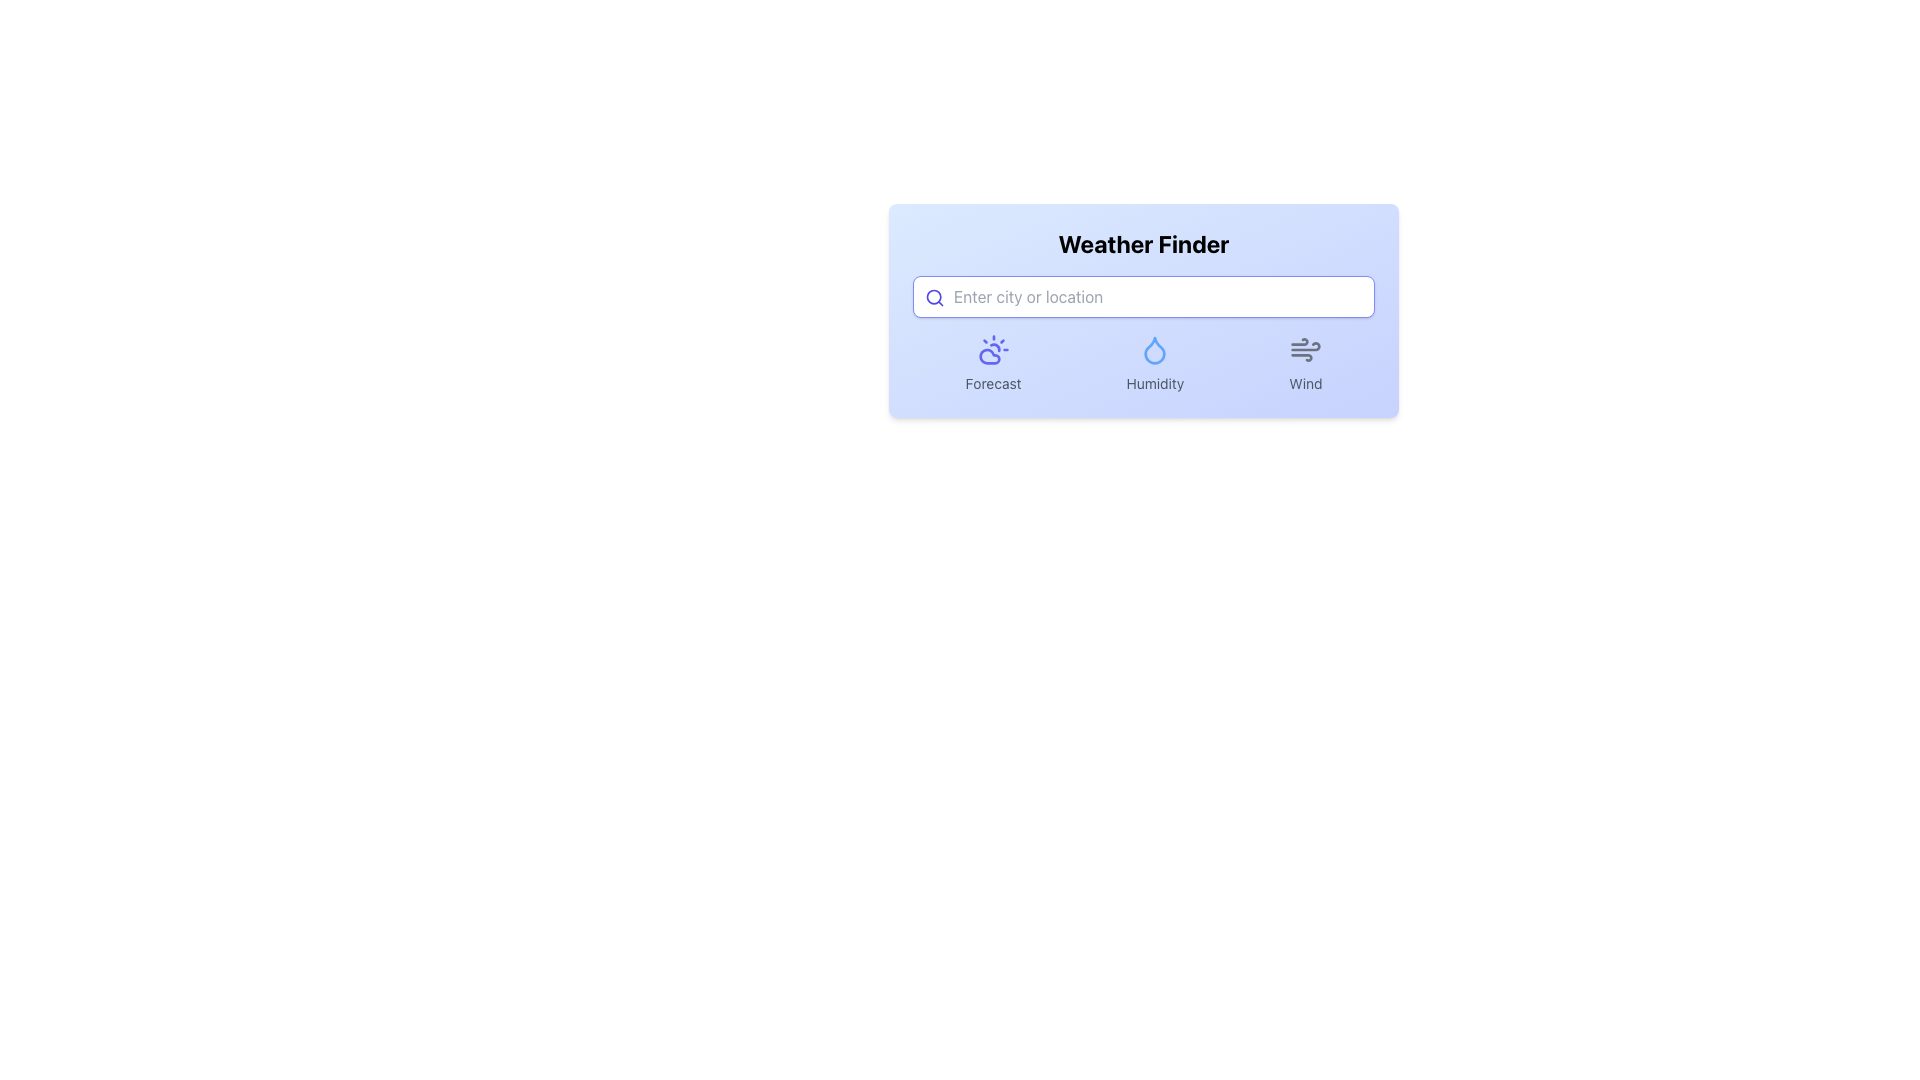  I want to click on the text label displaying 'Wind', which is styled with a small-sized gray font and located in the bottom-right section of the weather search interface, underneath a wind icon, so click(1305, 384).